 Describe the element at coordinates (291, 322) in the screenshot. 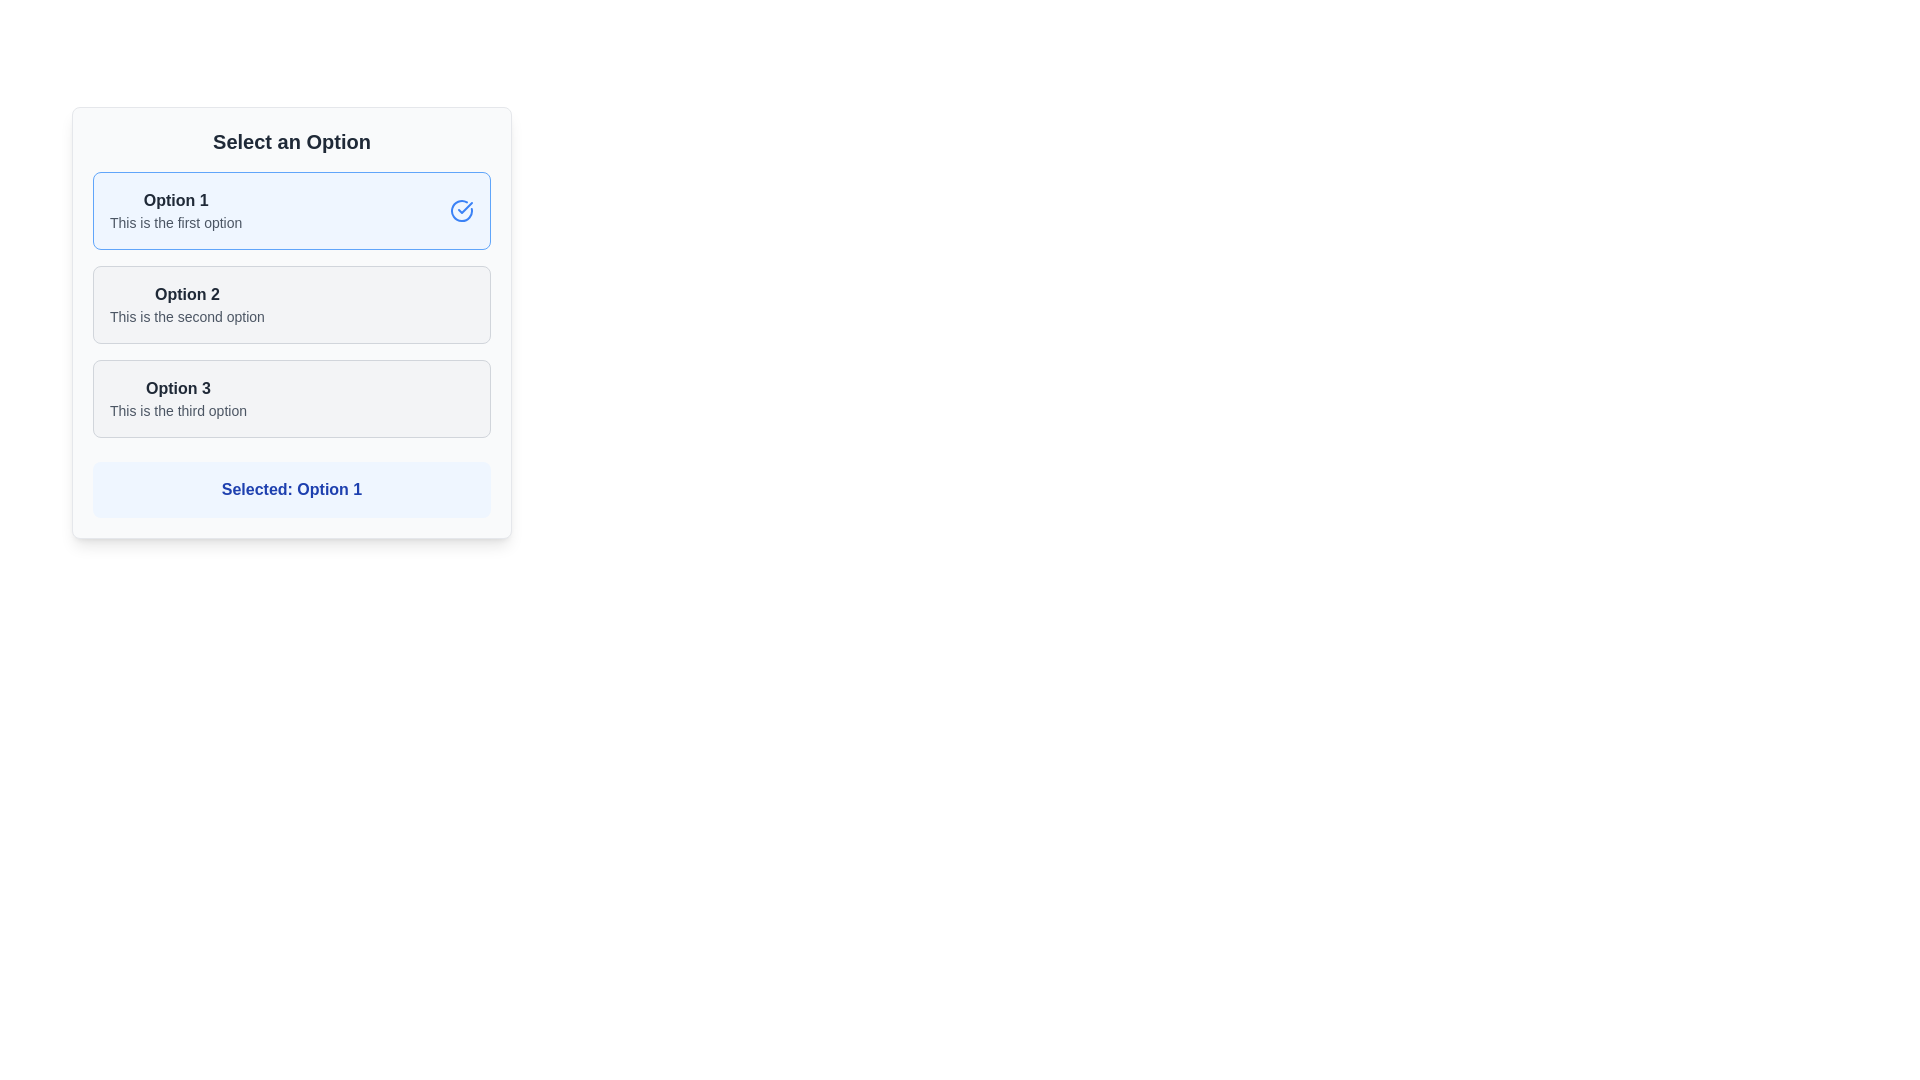

I see `the selectable list item box containing 'Option 2'` at that location.